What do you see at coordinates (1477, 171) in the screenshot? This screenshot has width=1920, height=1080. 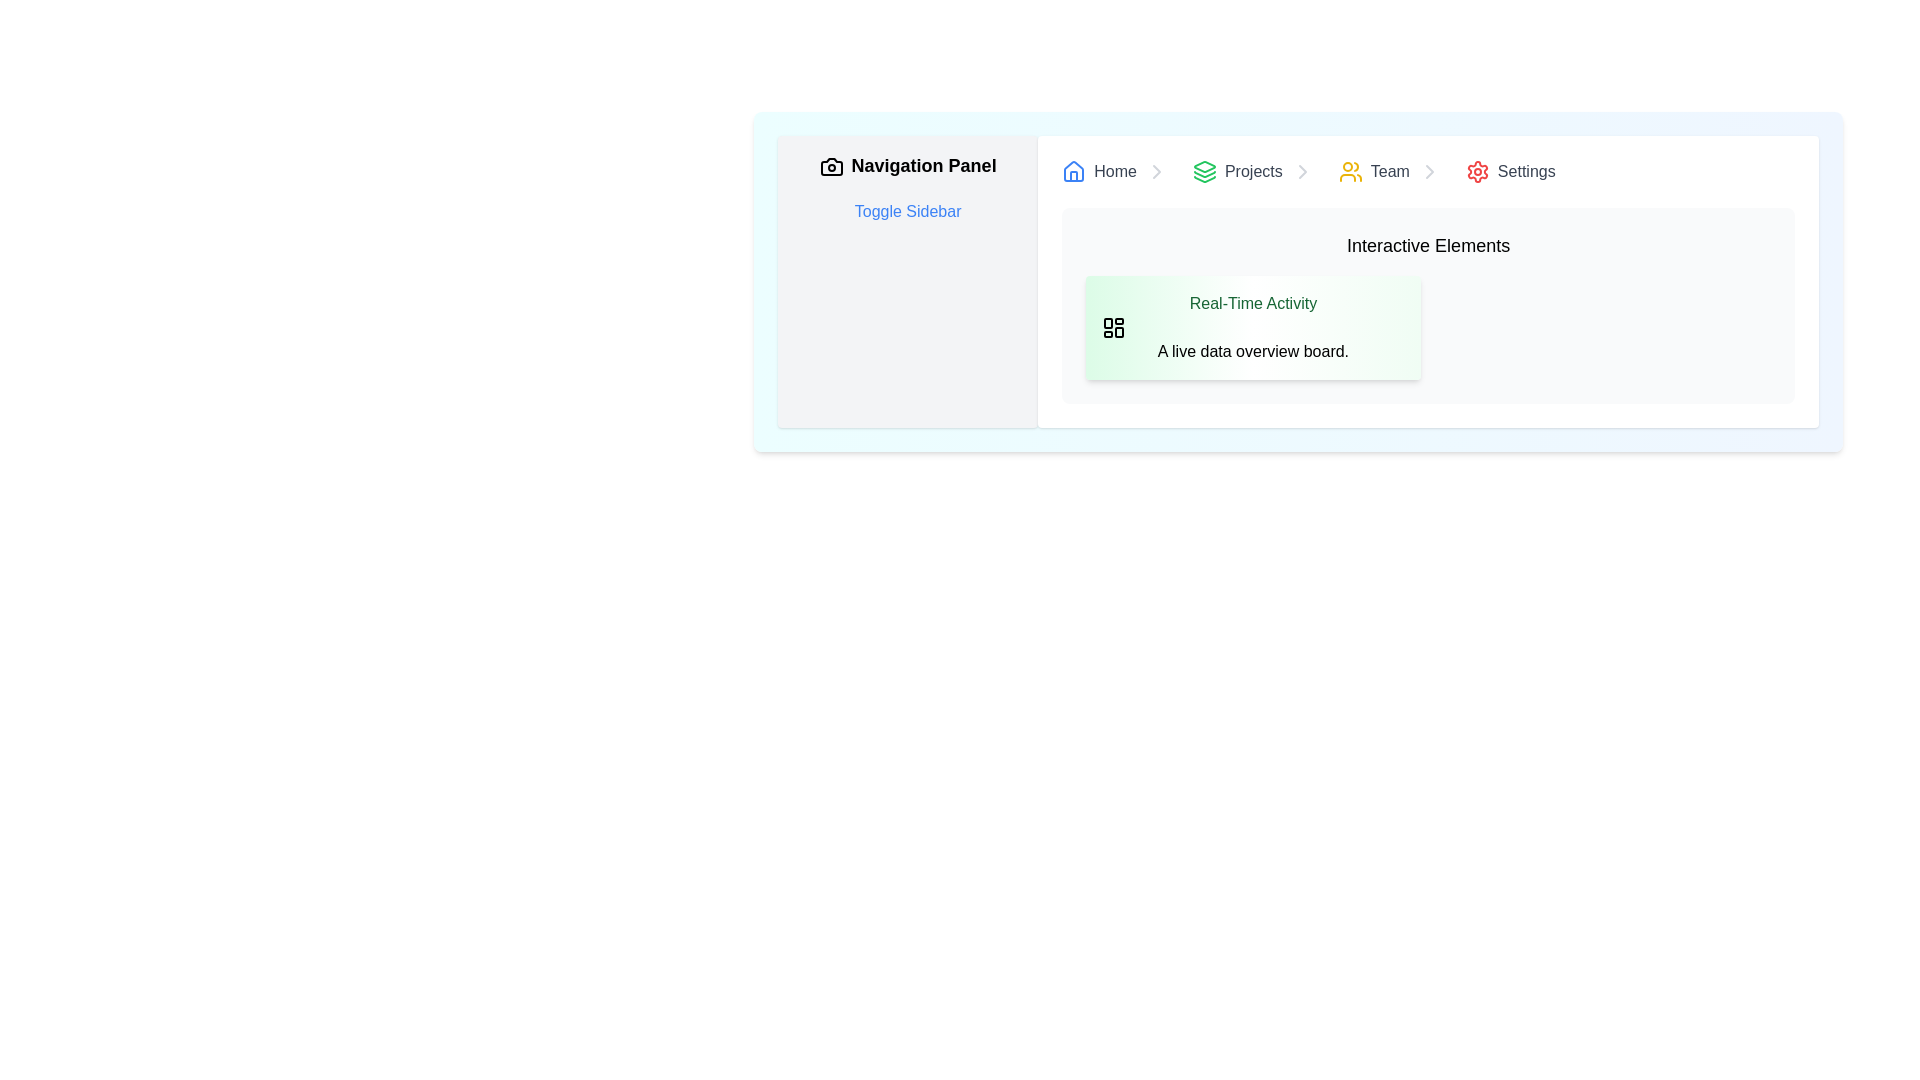 I see `the red cogwheel icon located near the top-right corner of the interface, next to the 'Settings' label` at bounding box center [1477, 171].